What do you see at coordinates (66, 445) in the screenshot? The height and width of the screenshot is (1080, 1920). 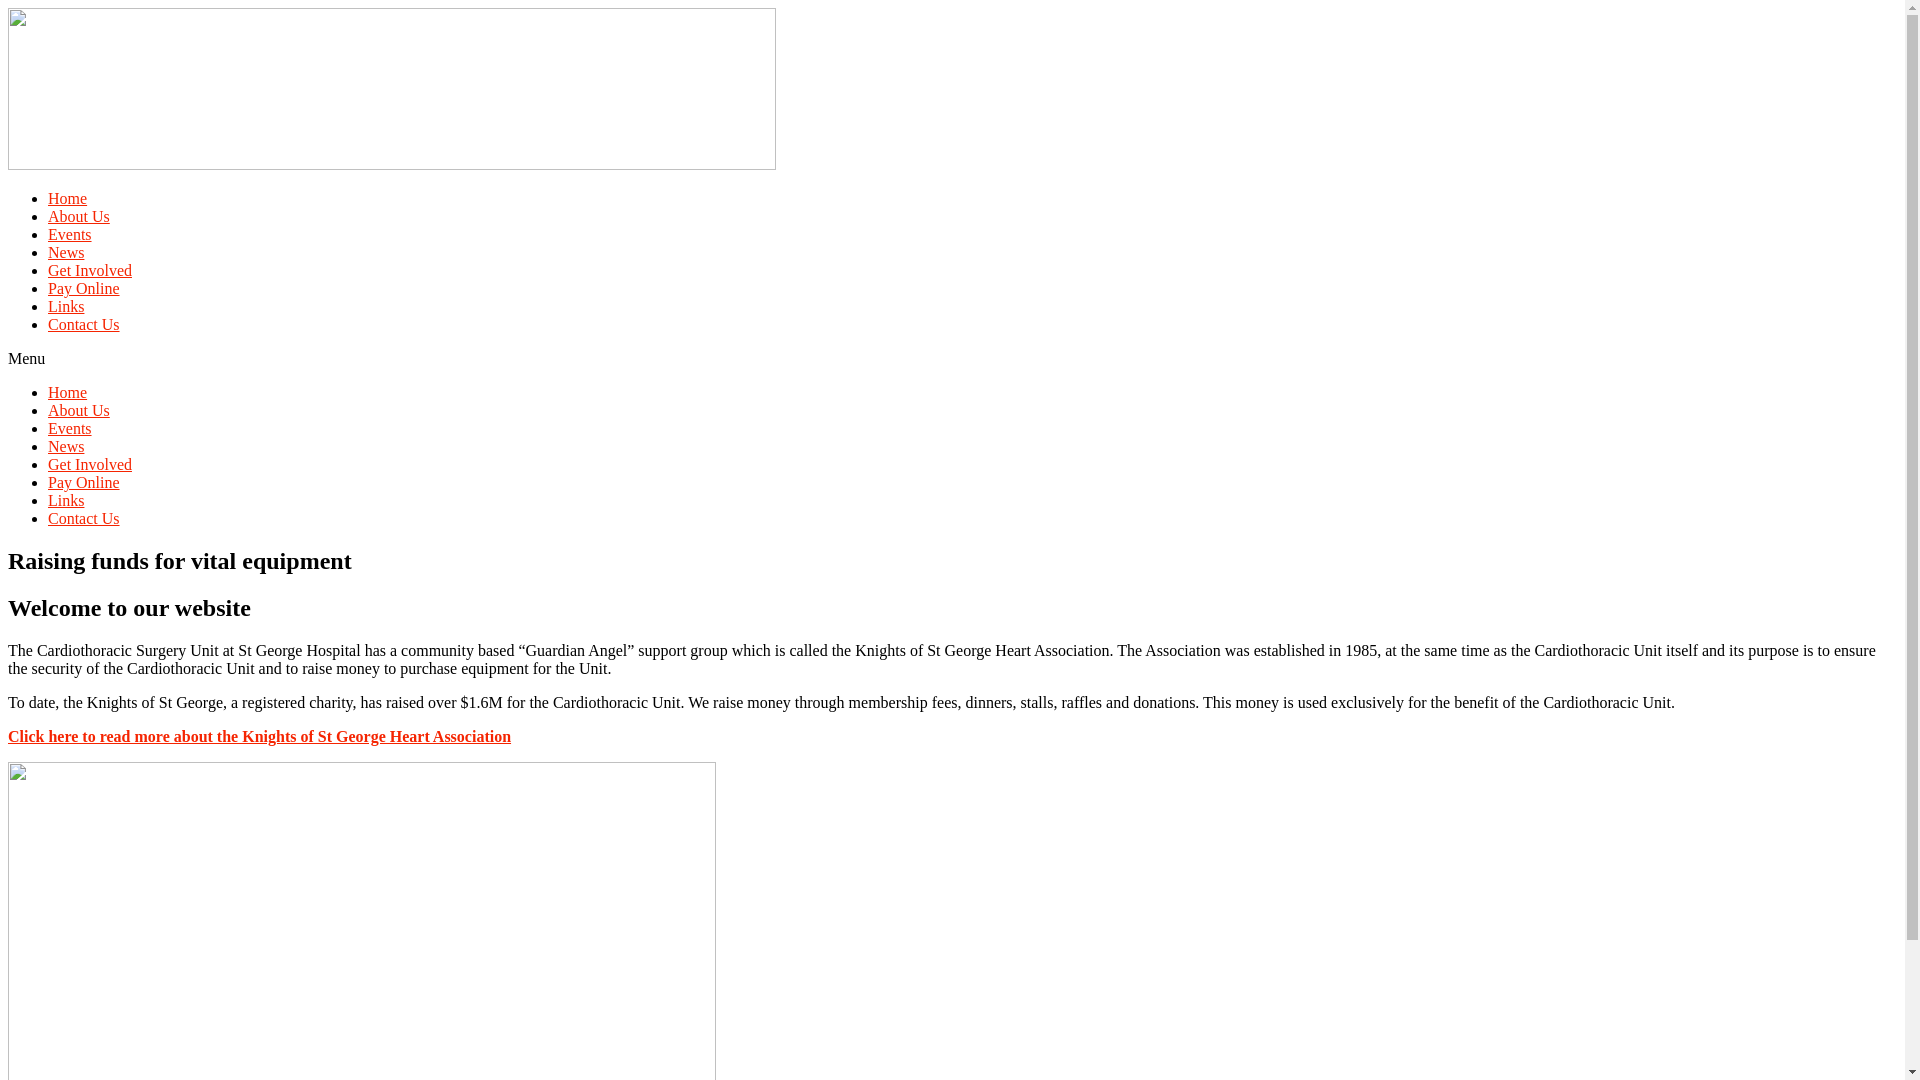 I see `'News'` at bounding box center [66, 445].